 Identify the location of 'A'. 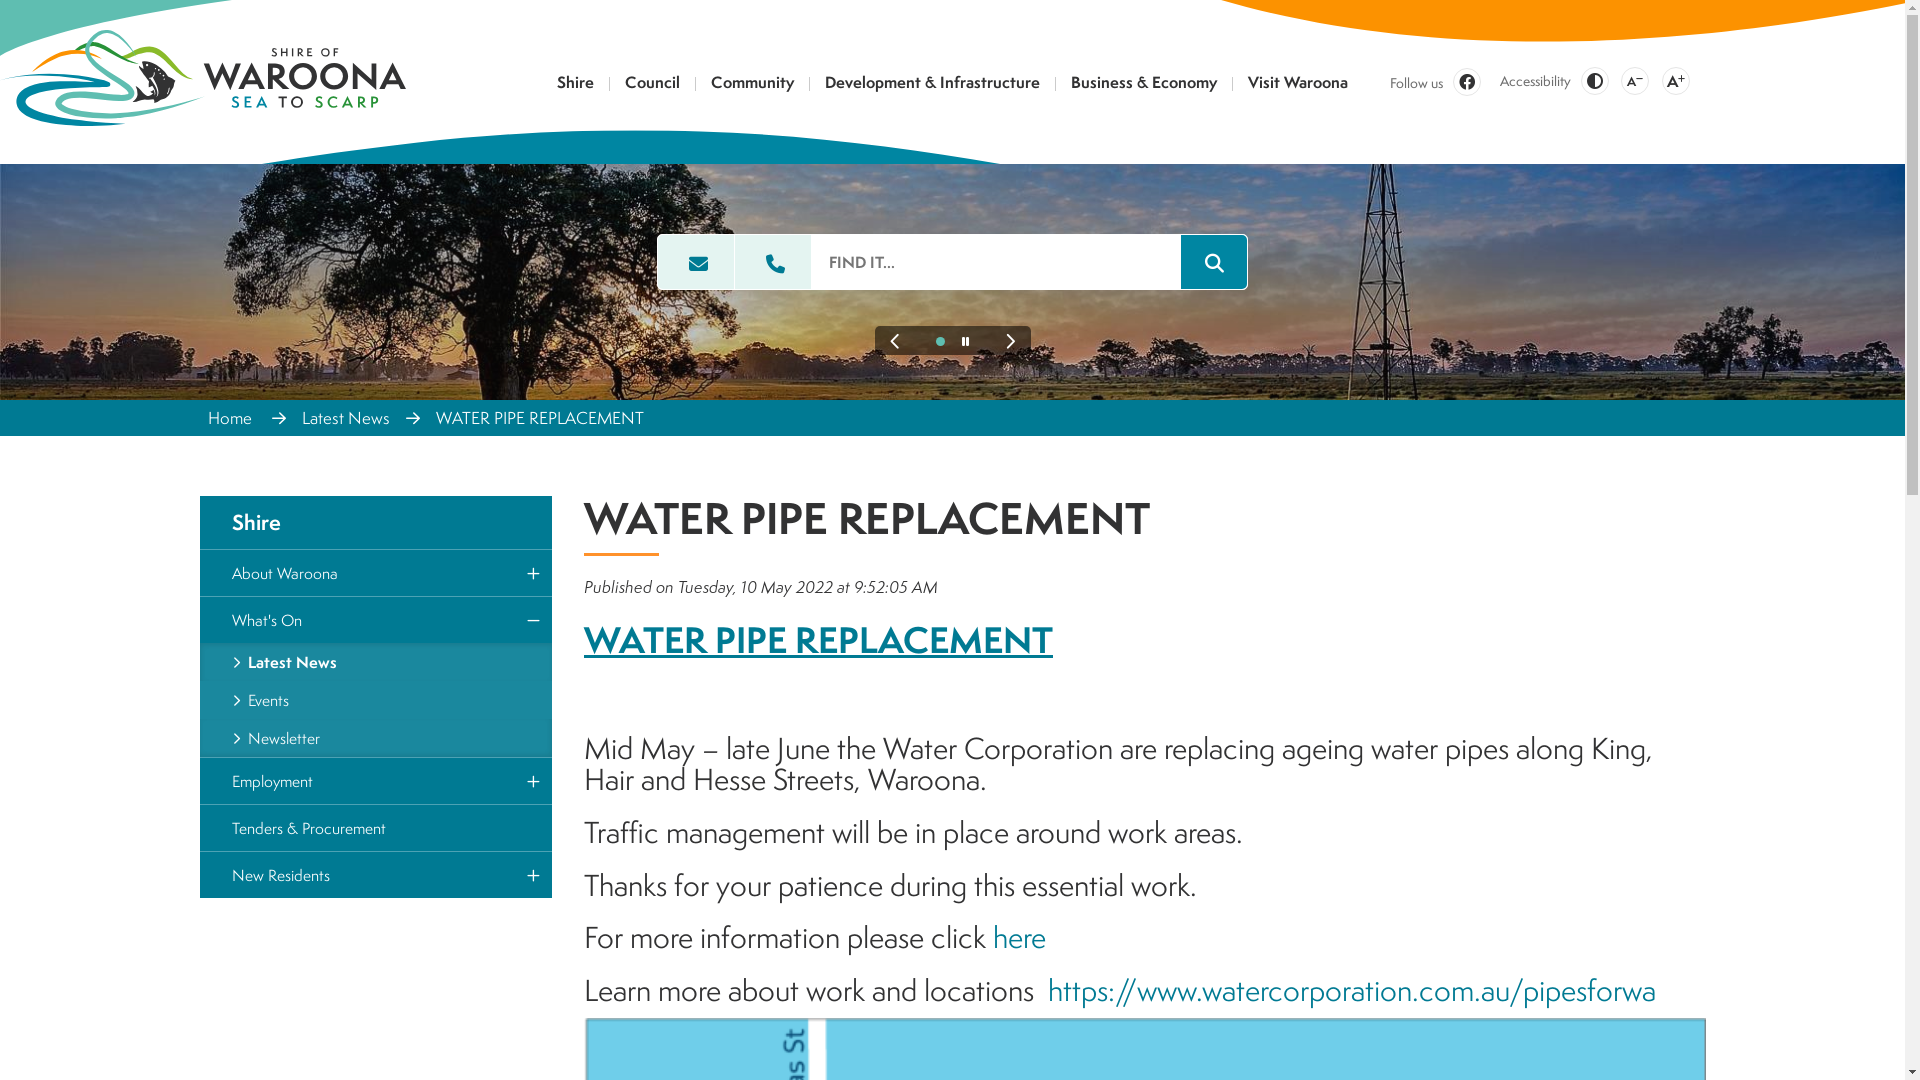
(1621, 80).